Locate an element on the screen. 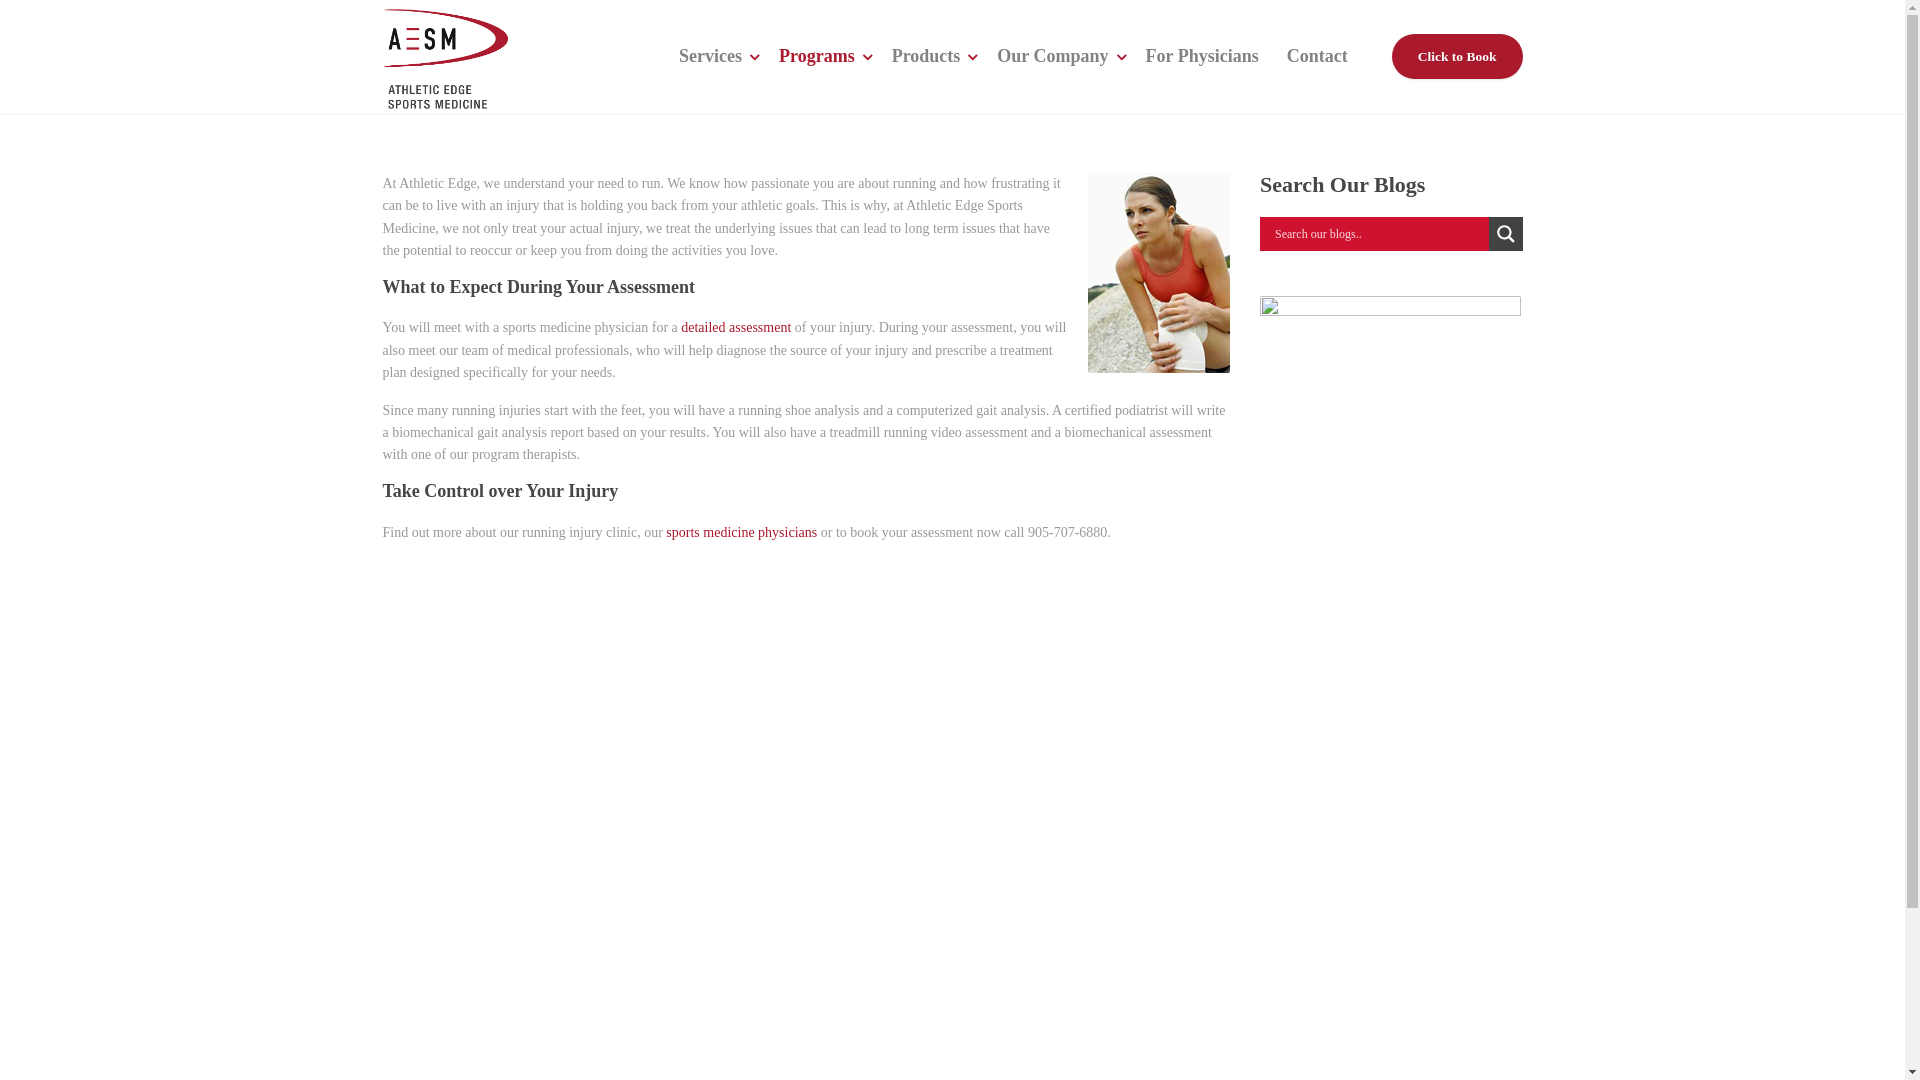  'Programs' is located at coordinates (821, 55).